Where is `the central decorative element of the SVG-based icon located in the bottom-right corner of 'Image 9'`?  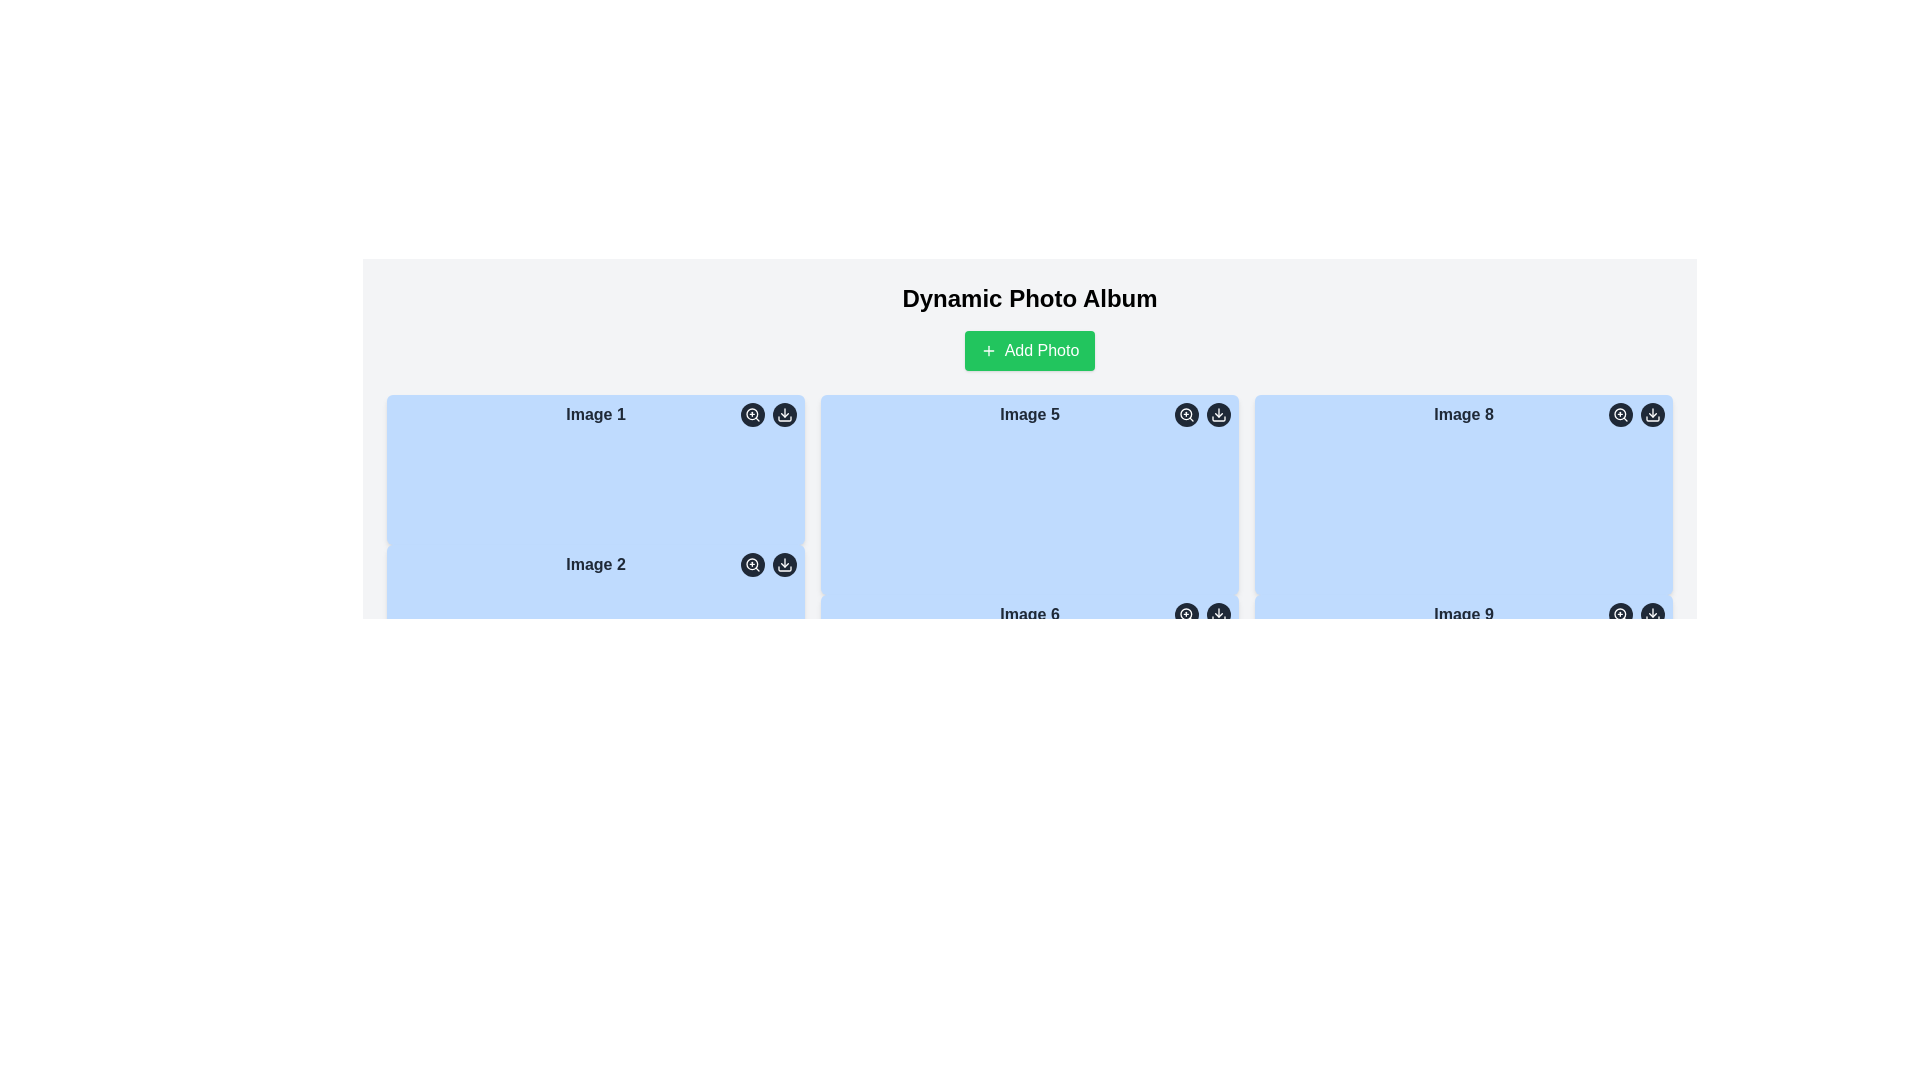
the central decorative element of the SVG-based icon located in the bottom-right corner of 'Image 9' is located at coordinates (1620, 612).